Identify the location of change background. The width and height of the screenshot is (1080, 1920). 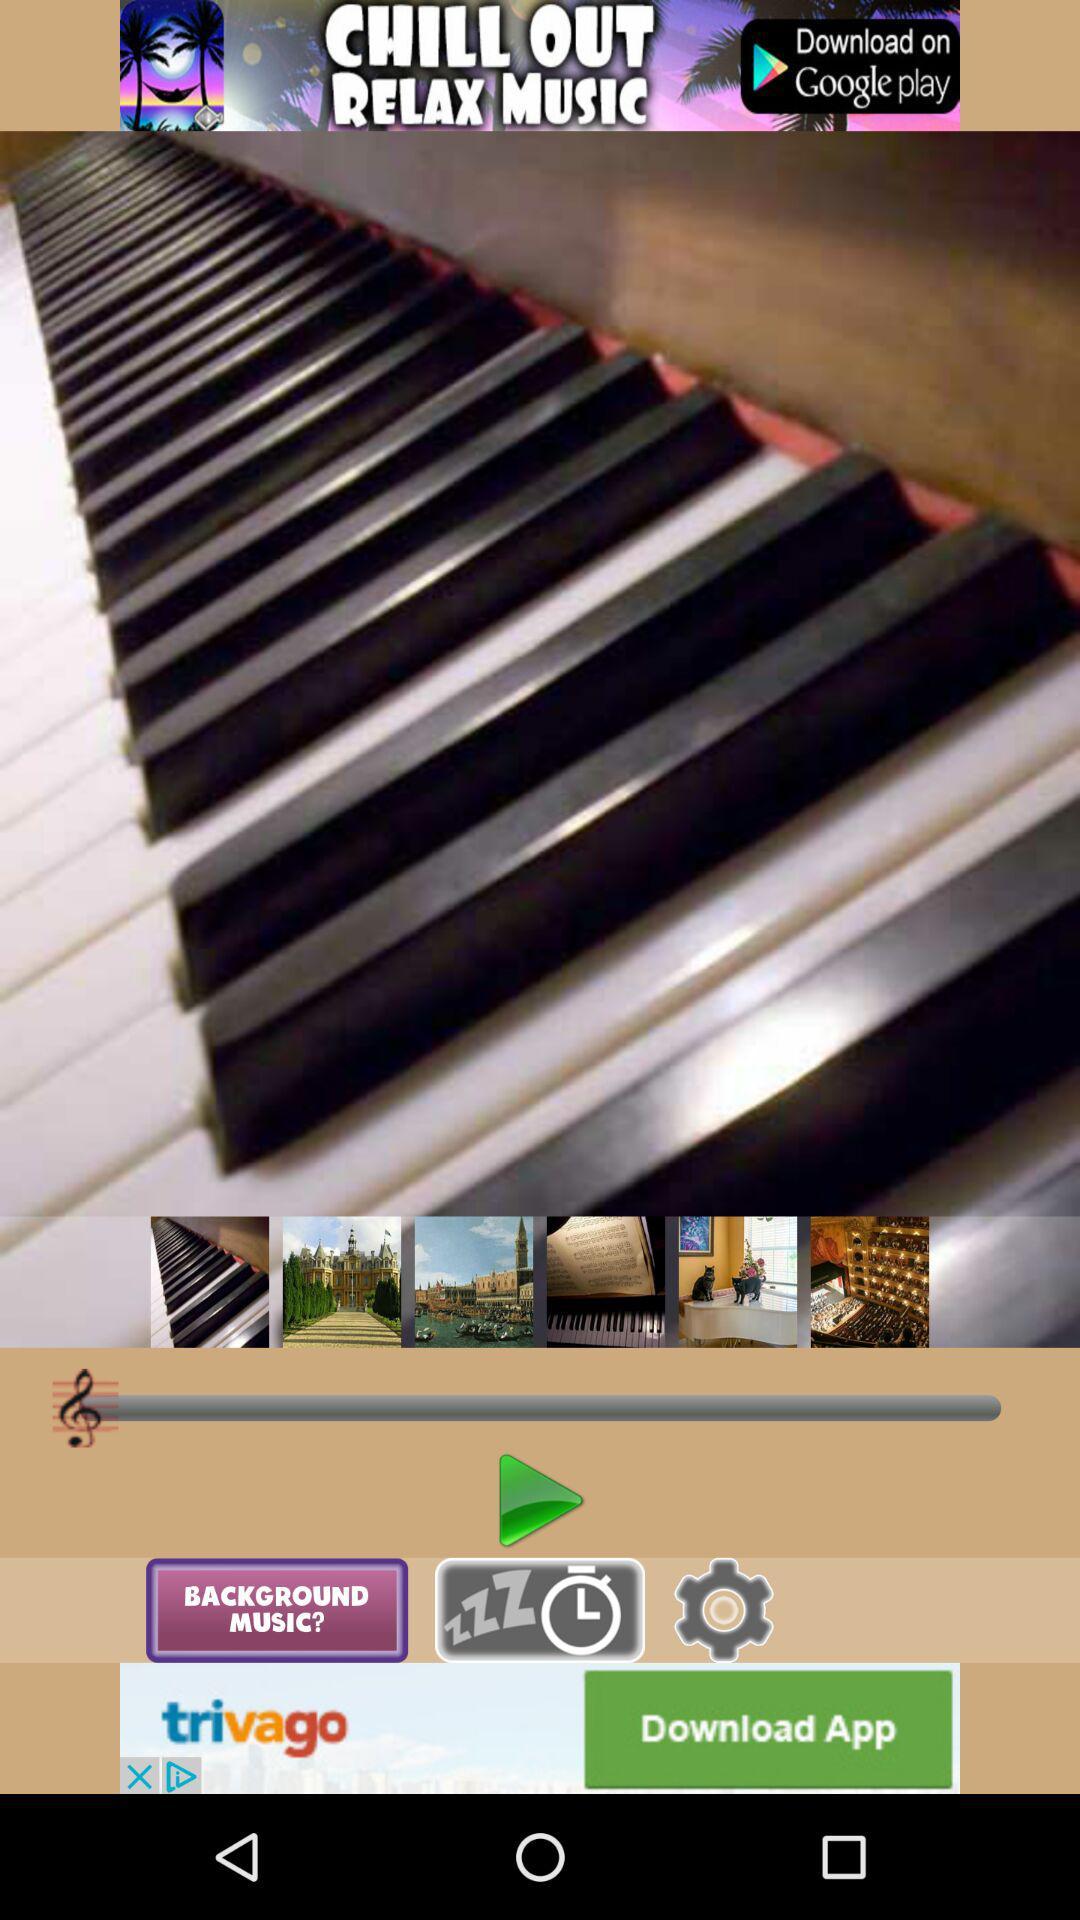
(474, 1282).